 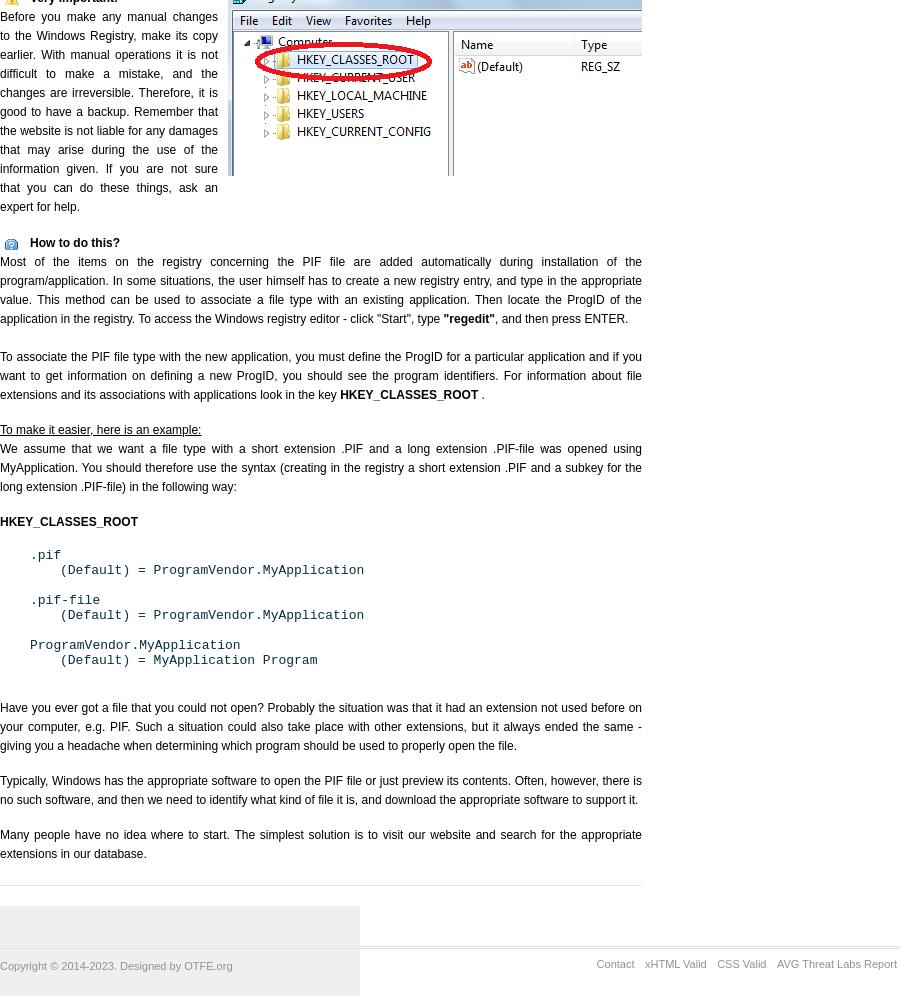 I want to click on 'Most of the items on the registry concerning the PIF file are added automatically during installation of the program/application. In some situations, the user himself has to create a new registry entry, and type in the appropriate value. This method can be used to associate a file type with an existing application. Then locate the ProgID of the application in the registry. To access the Windows registry editor - click "Start", type', so click(x=320, y=290).